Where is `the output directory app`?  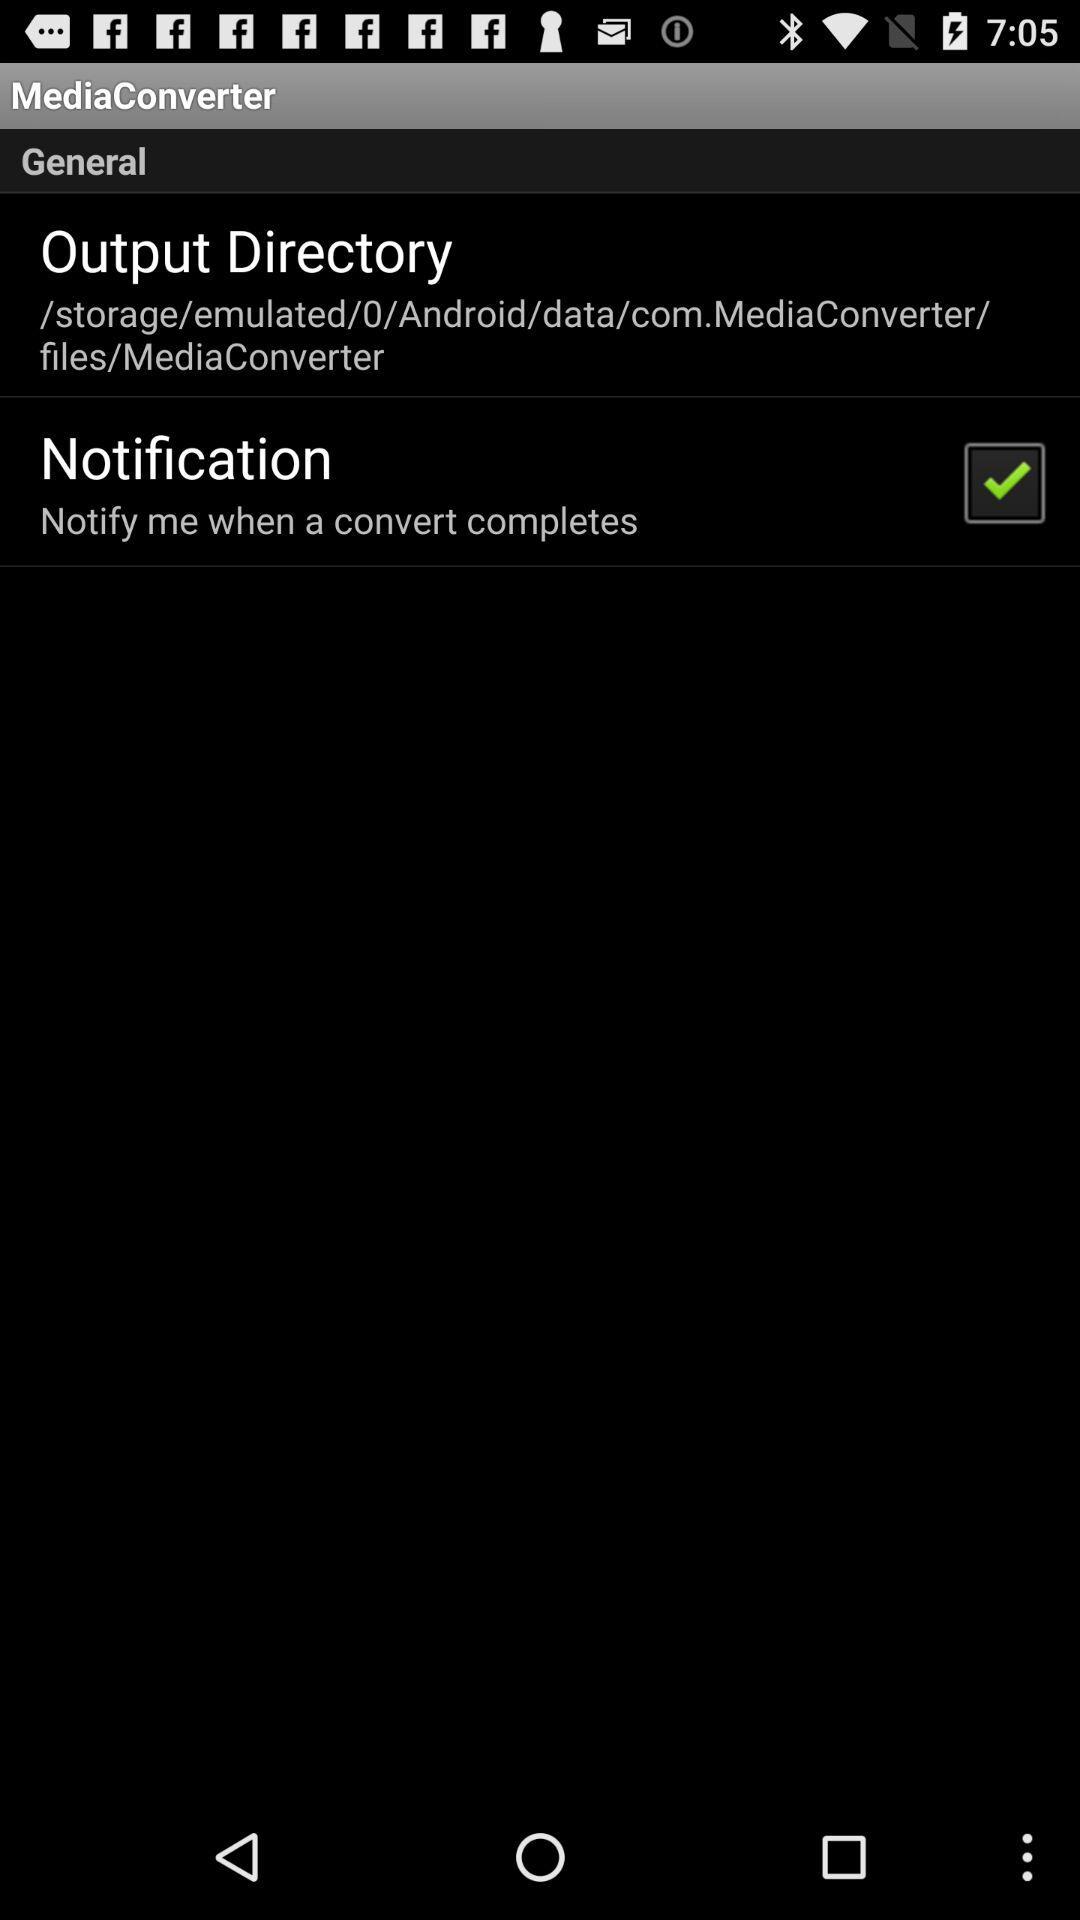
the output directory app is located at coordinates (245, 248).